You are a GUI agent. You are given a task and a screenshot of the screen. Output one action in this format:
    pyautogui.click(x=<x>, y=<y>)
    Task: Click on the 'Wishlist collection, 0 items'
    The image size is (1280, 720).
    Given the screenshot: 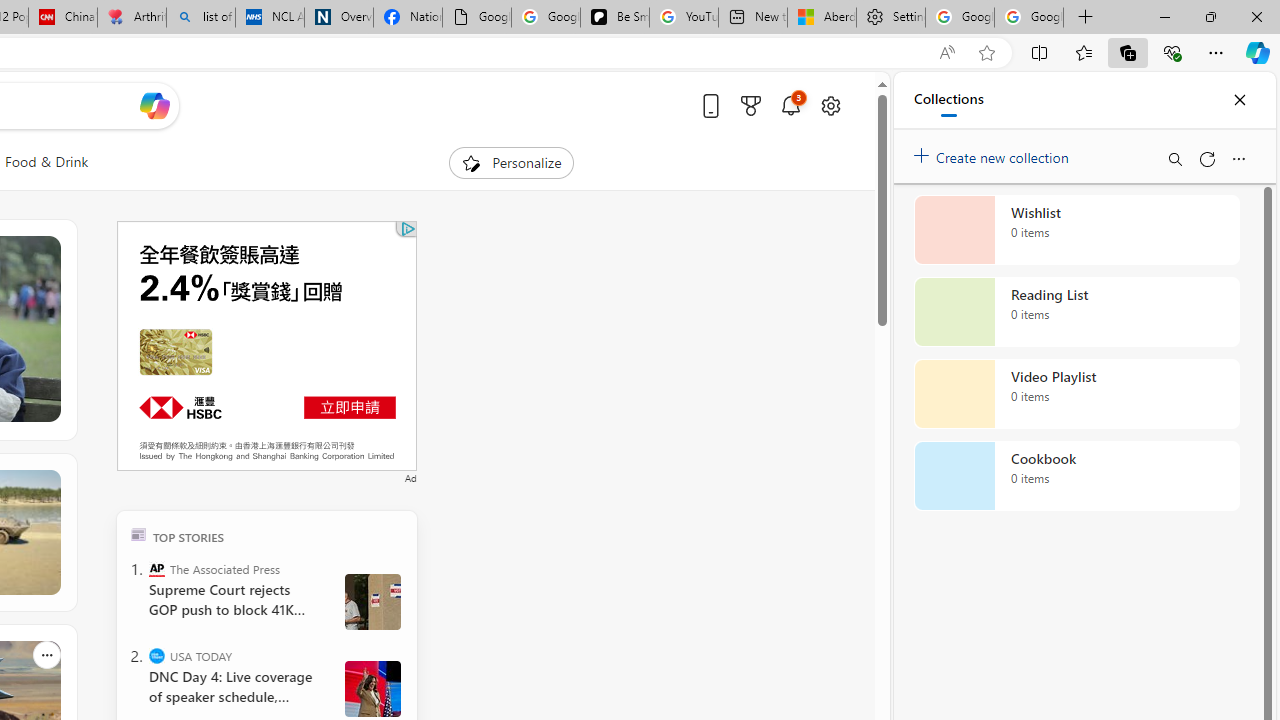 What is the action you would take?
    pyautogui.click(x=1076, y=229)
    